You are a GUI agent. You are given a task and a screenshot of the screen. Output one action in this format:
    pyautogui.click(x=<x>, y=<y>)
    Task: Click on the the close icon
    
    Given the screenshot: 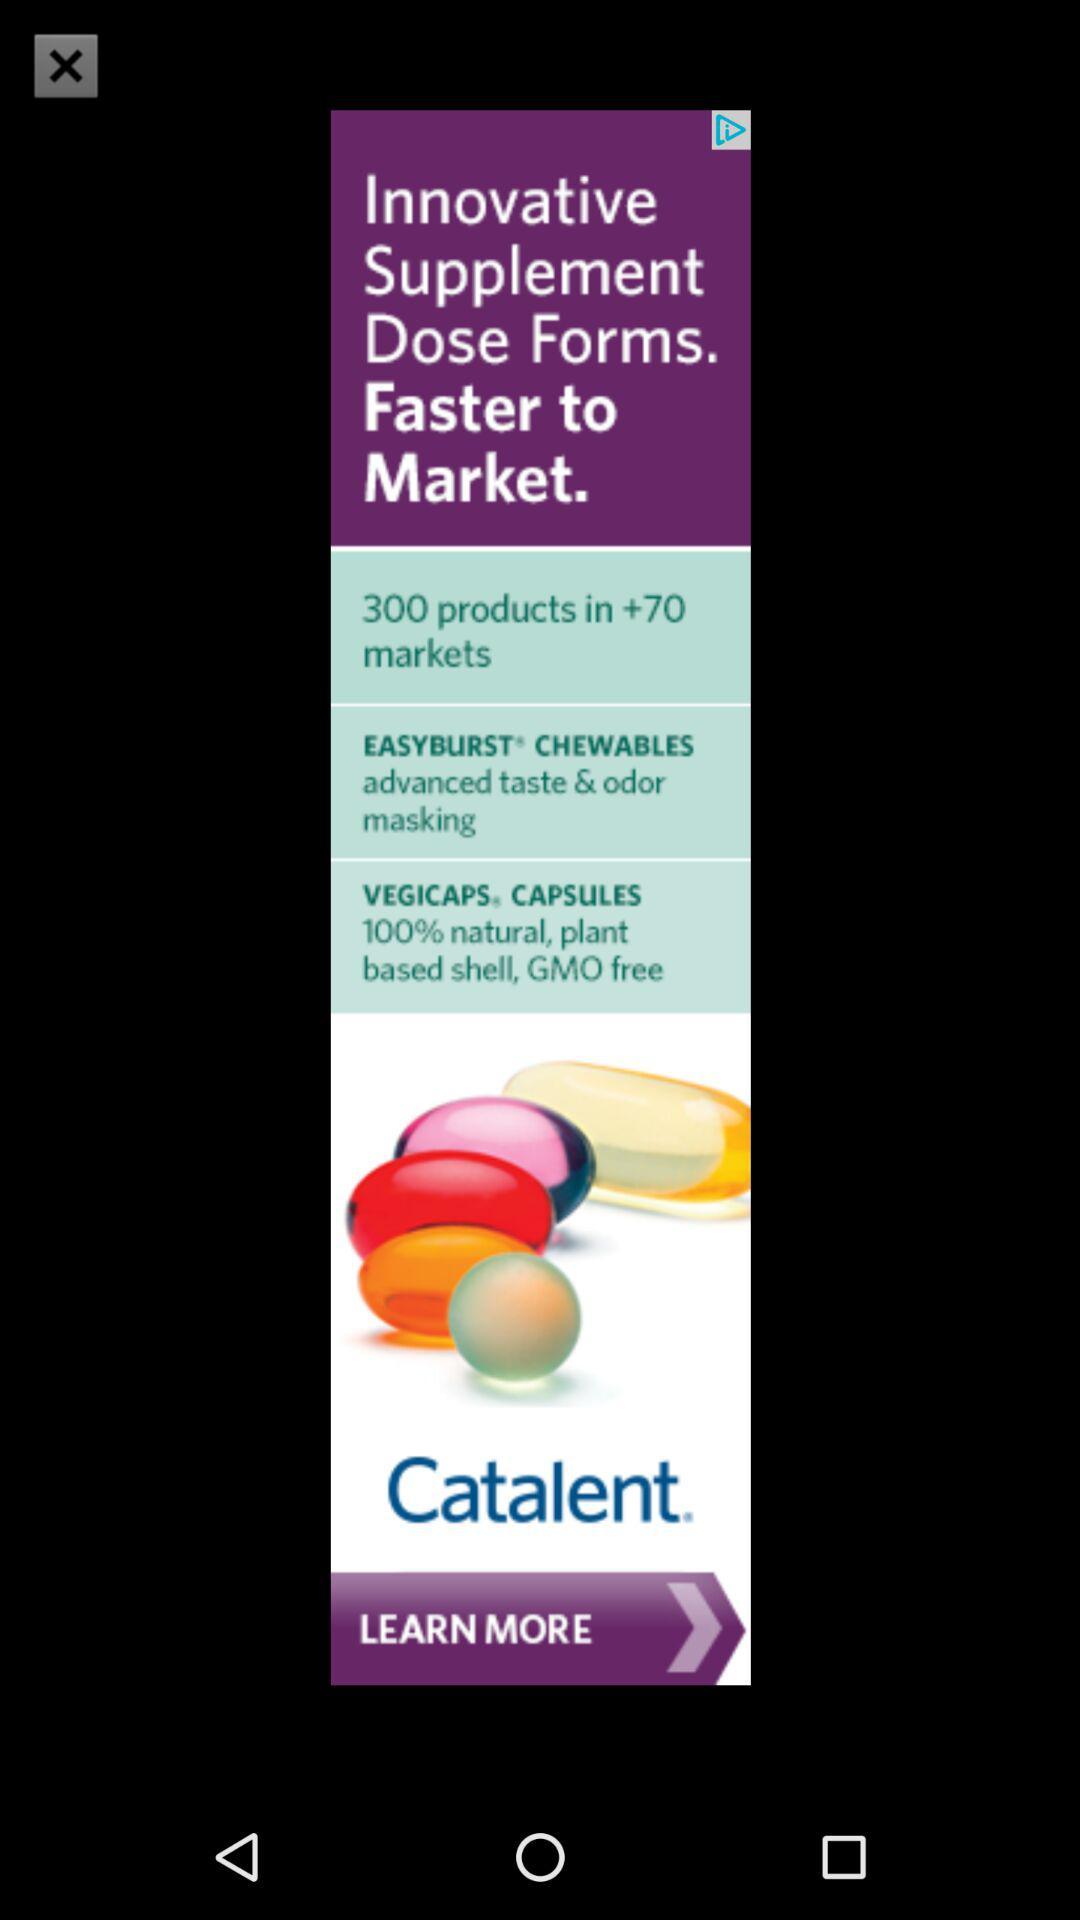 What is the action you would take?
    pyautogui.click(x=64, y=70)
    